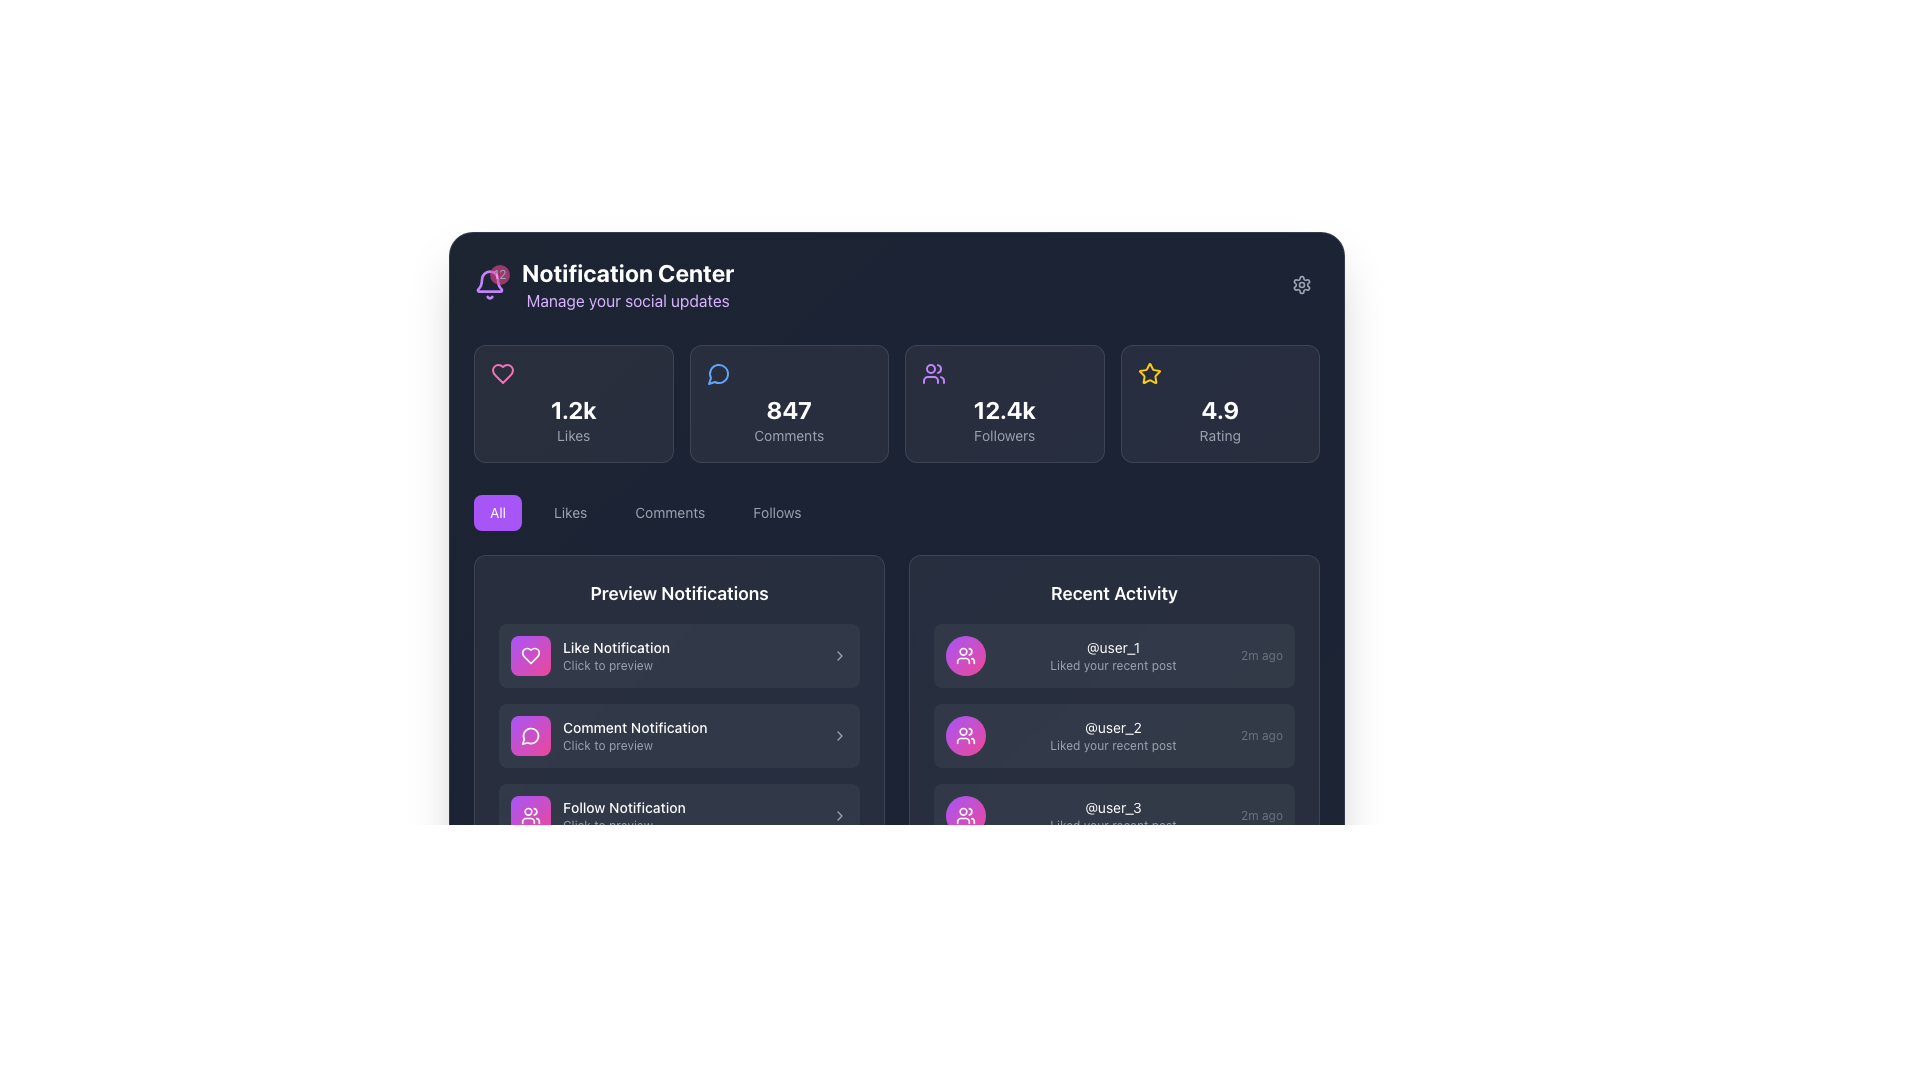 This screenshot has height=1080, width=1920. I want to click on the Icon button in the 'Preview Notifications' section, which is a square button with rounded corners, a gradient background from purple to pink, and a centered white heart icon representing a 'like' action, so click(531, 655).